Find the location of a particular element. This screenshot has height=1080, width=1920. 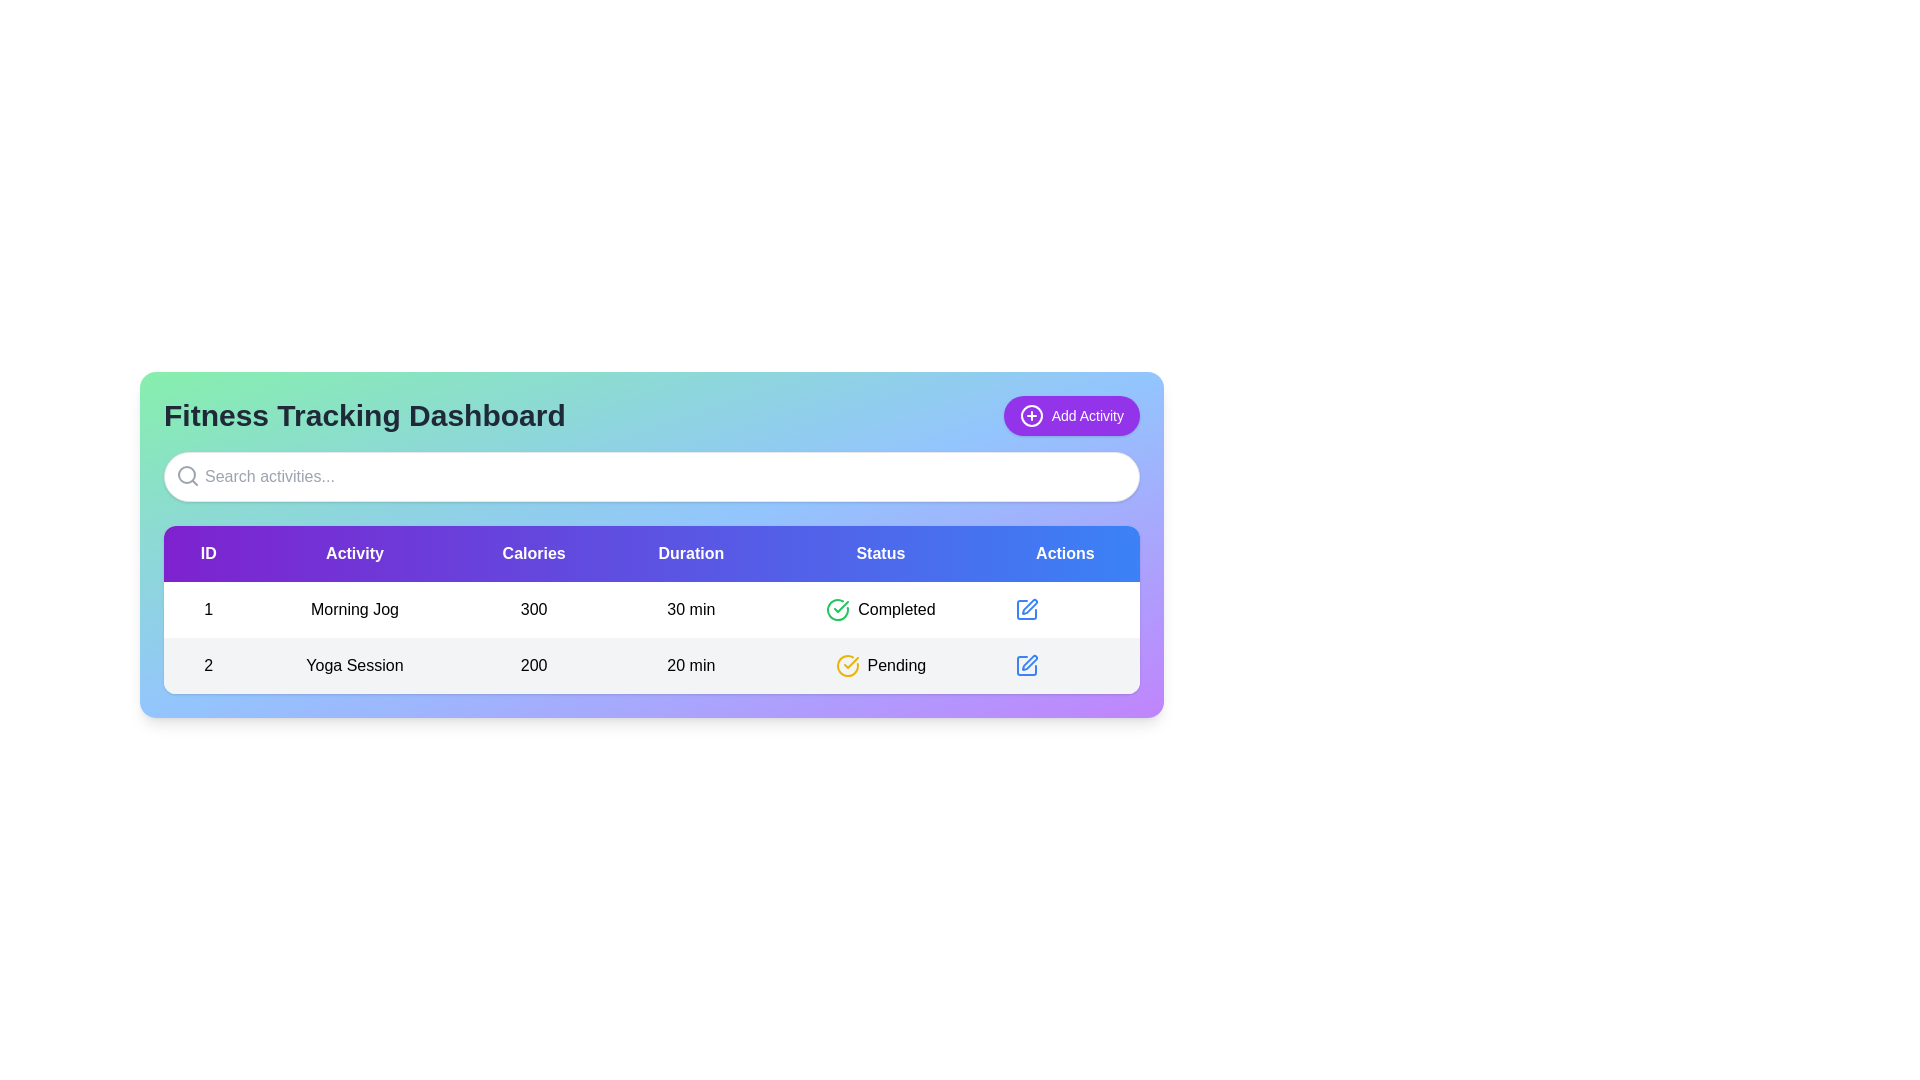

the editing button in the 'Actions' column of the second row of the fitness tracking dashboard table, which corresponds to the 'Yoga Session' row is located at coordinates (1026, 608).